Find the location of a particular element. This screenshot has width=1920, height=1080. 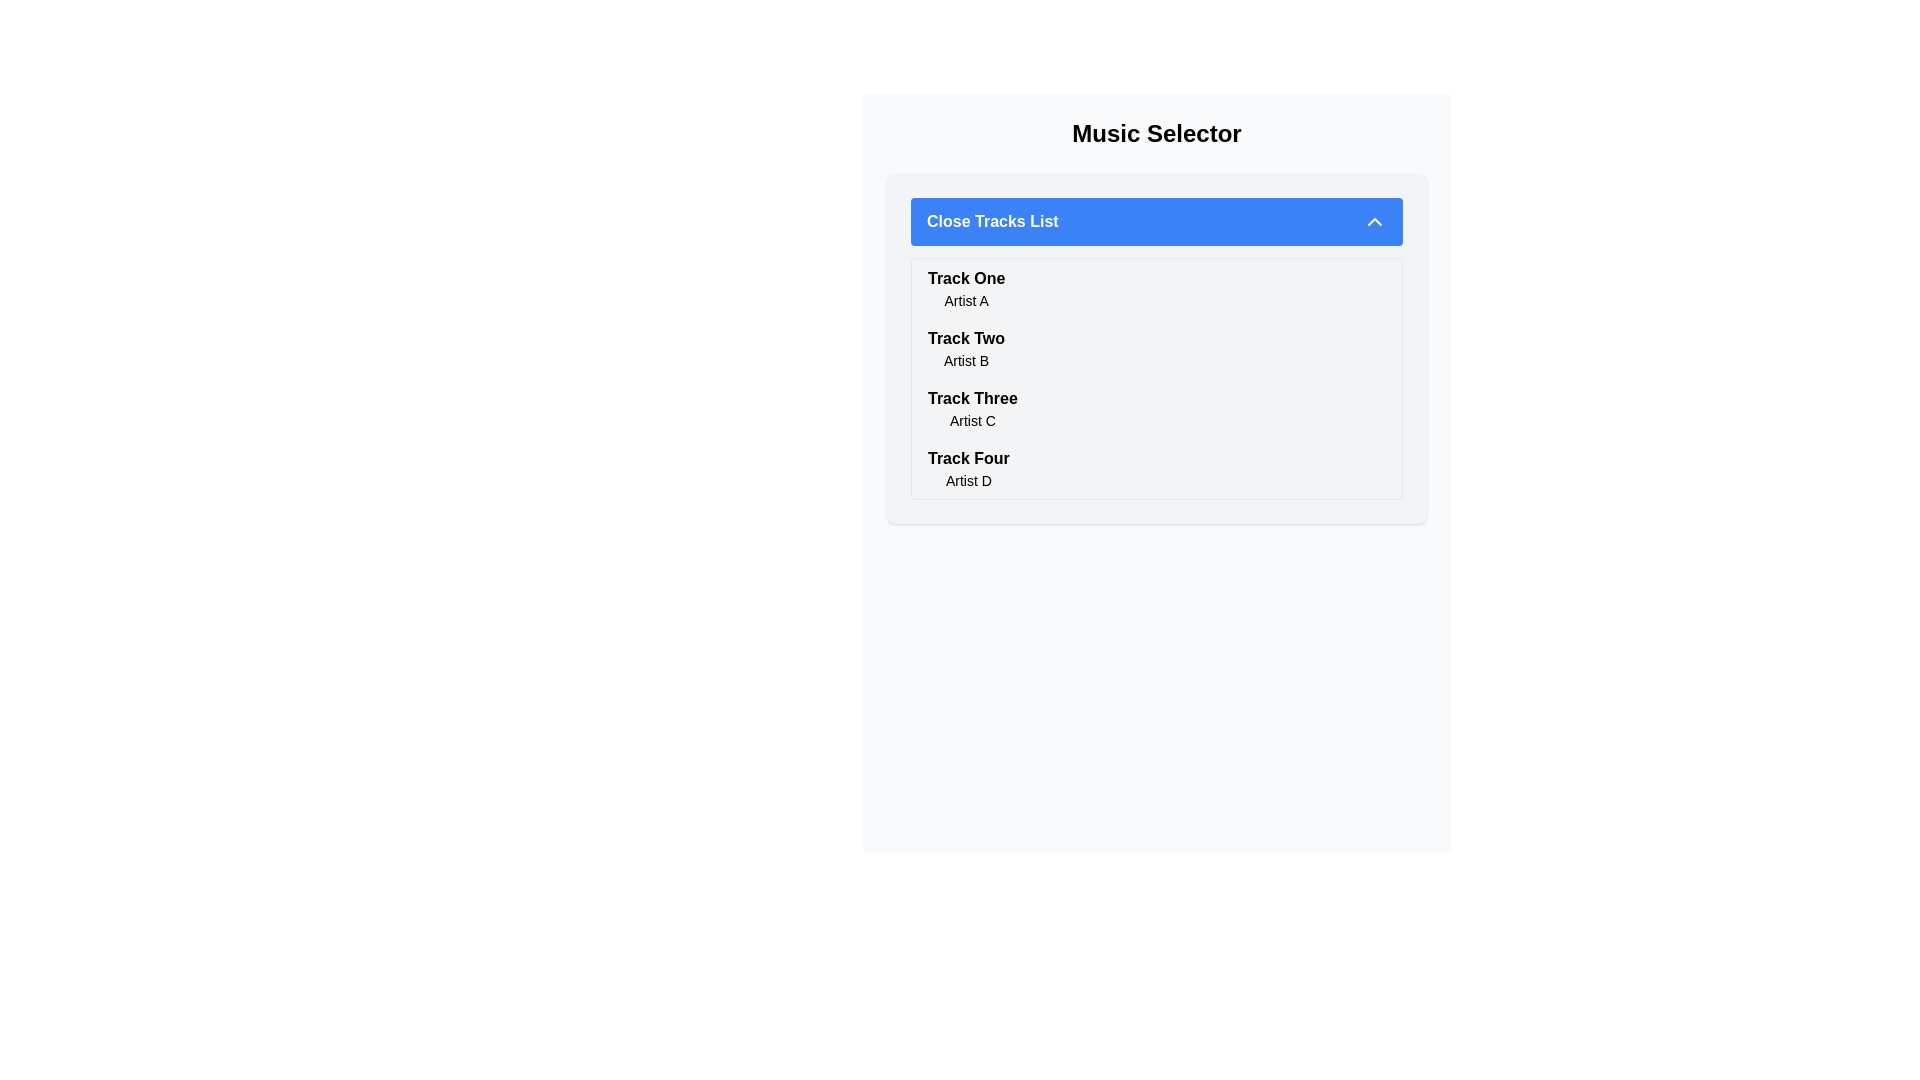

the second list item in the 'Close Tracks List' collapsible panel, which displays information about a track and its artist is located at coordinates (1156, 347).